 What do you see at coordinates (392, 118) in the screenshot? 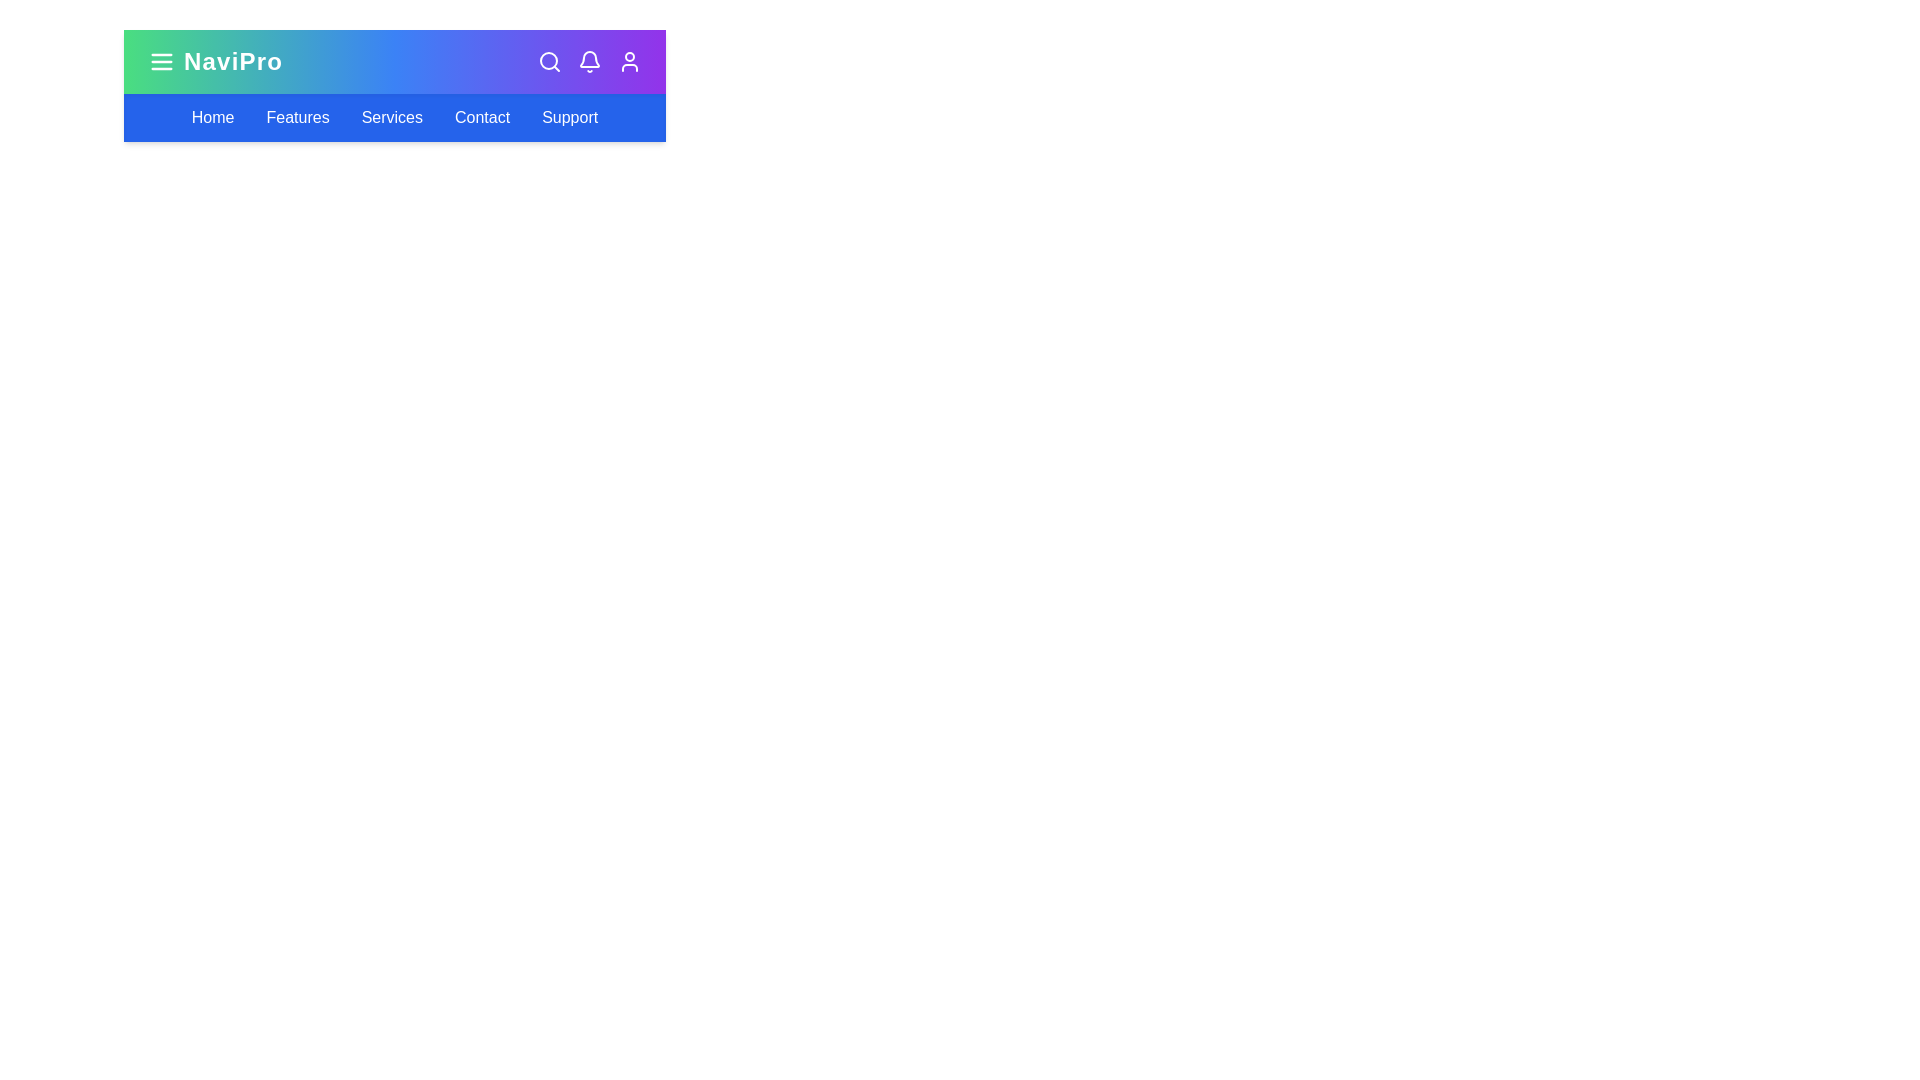
I see `the Services navigation link in the navigation bar` at bounding box center [392, 118].